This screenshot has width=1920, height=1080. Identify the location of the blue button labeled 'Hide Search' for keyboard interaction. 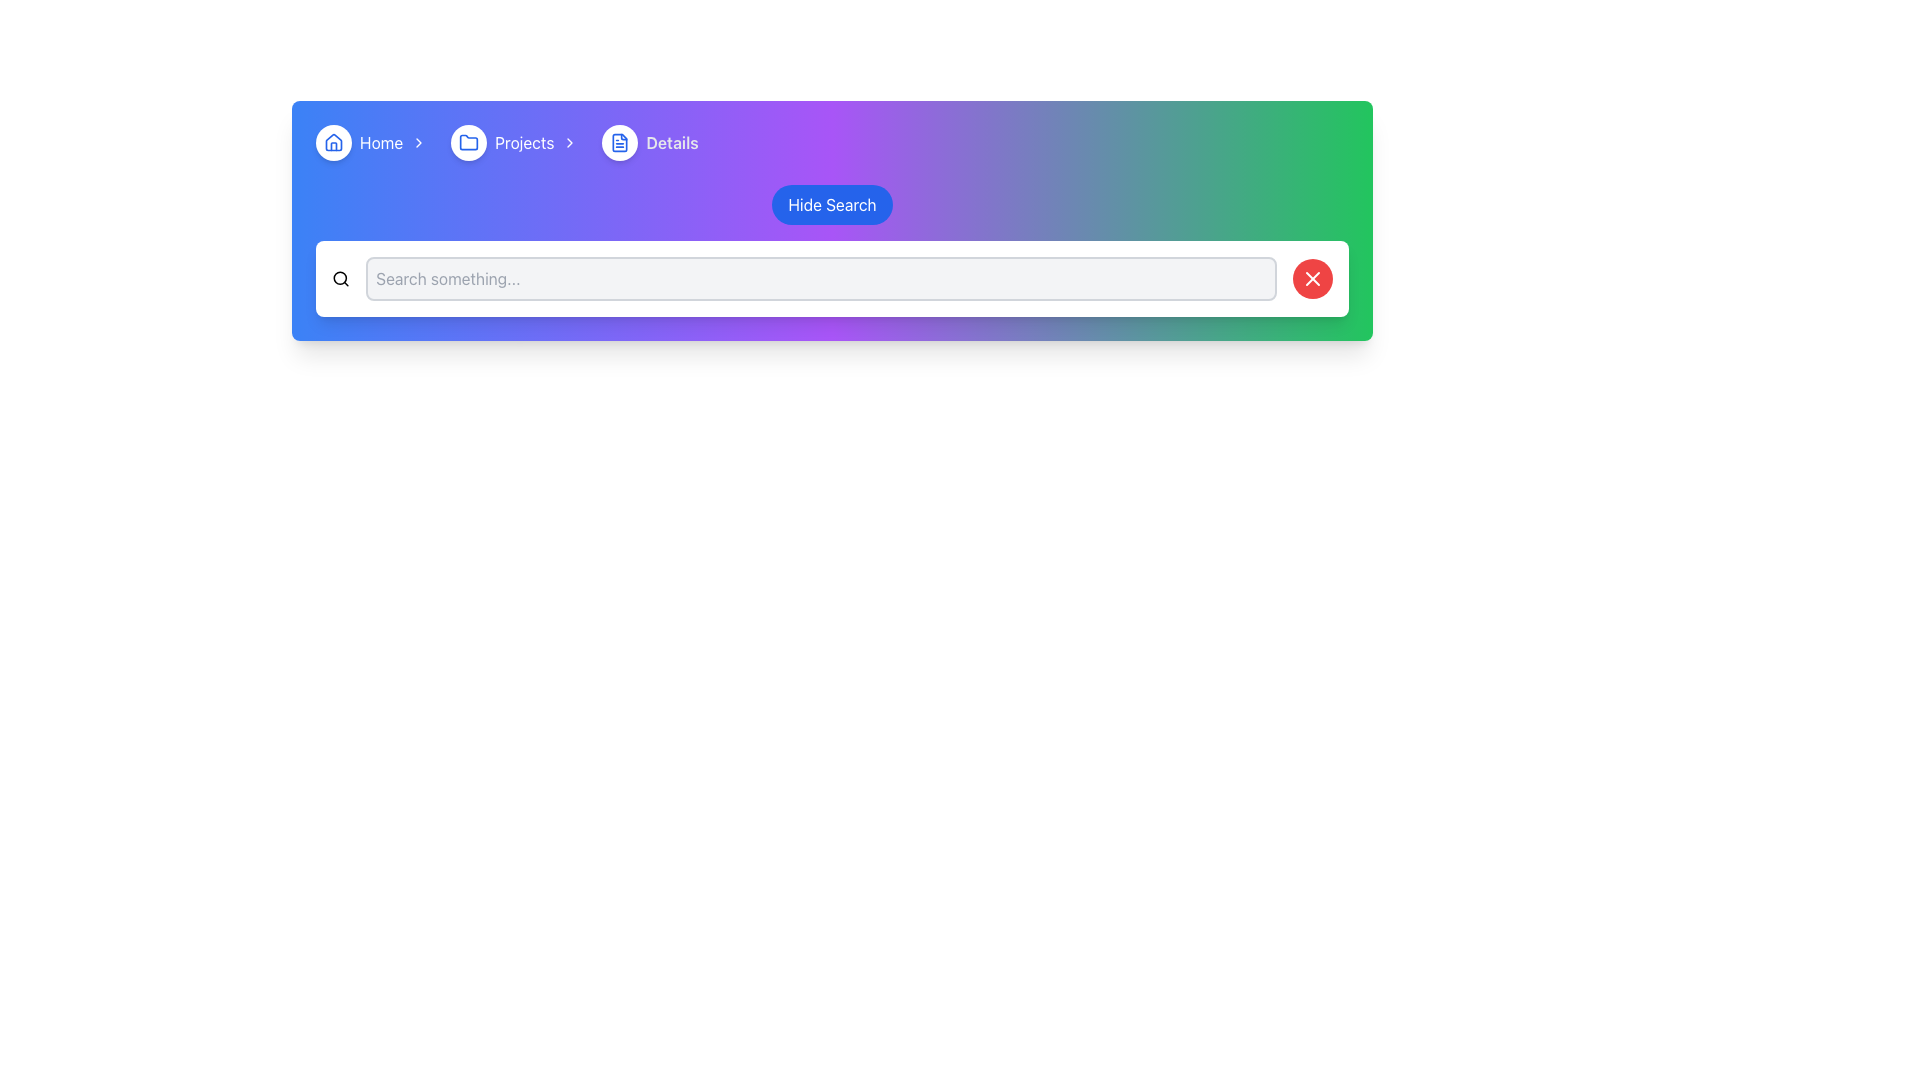
(832, 204).